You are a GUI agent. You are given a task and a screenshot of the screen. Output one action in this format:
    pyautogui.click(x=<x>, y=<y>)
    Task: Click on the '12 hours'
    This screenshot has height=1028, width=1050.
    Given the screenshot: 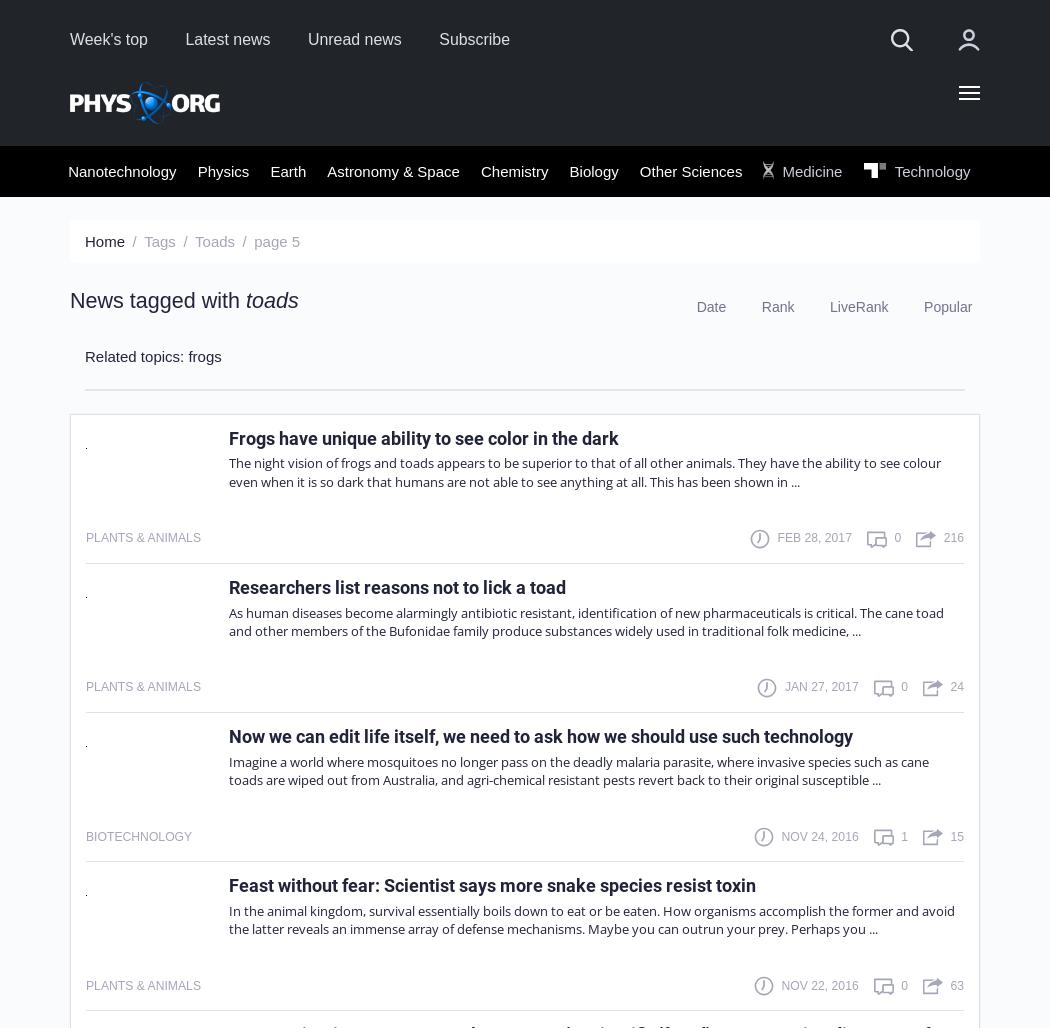 What is the action you would take?
    pyautogui.click(x=728, y=377)
    